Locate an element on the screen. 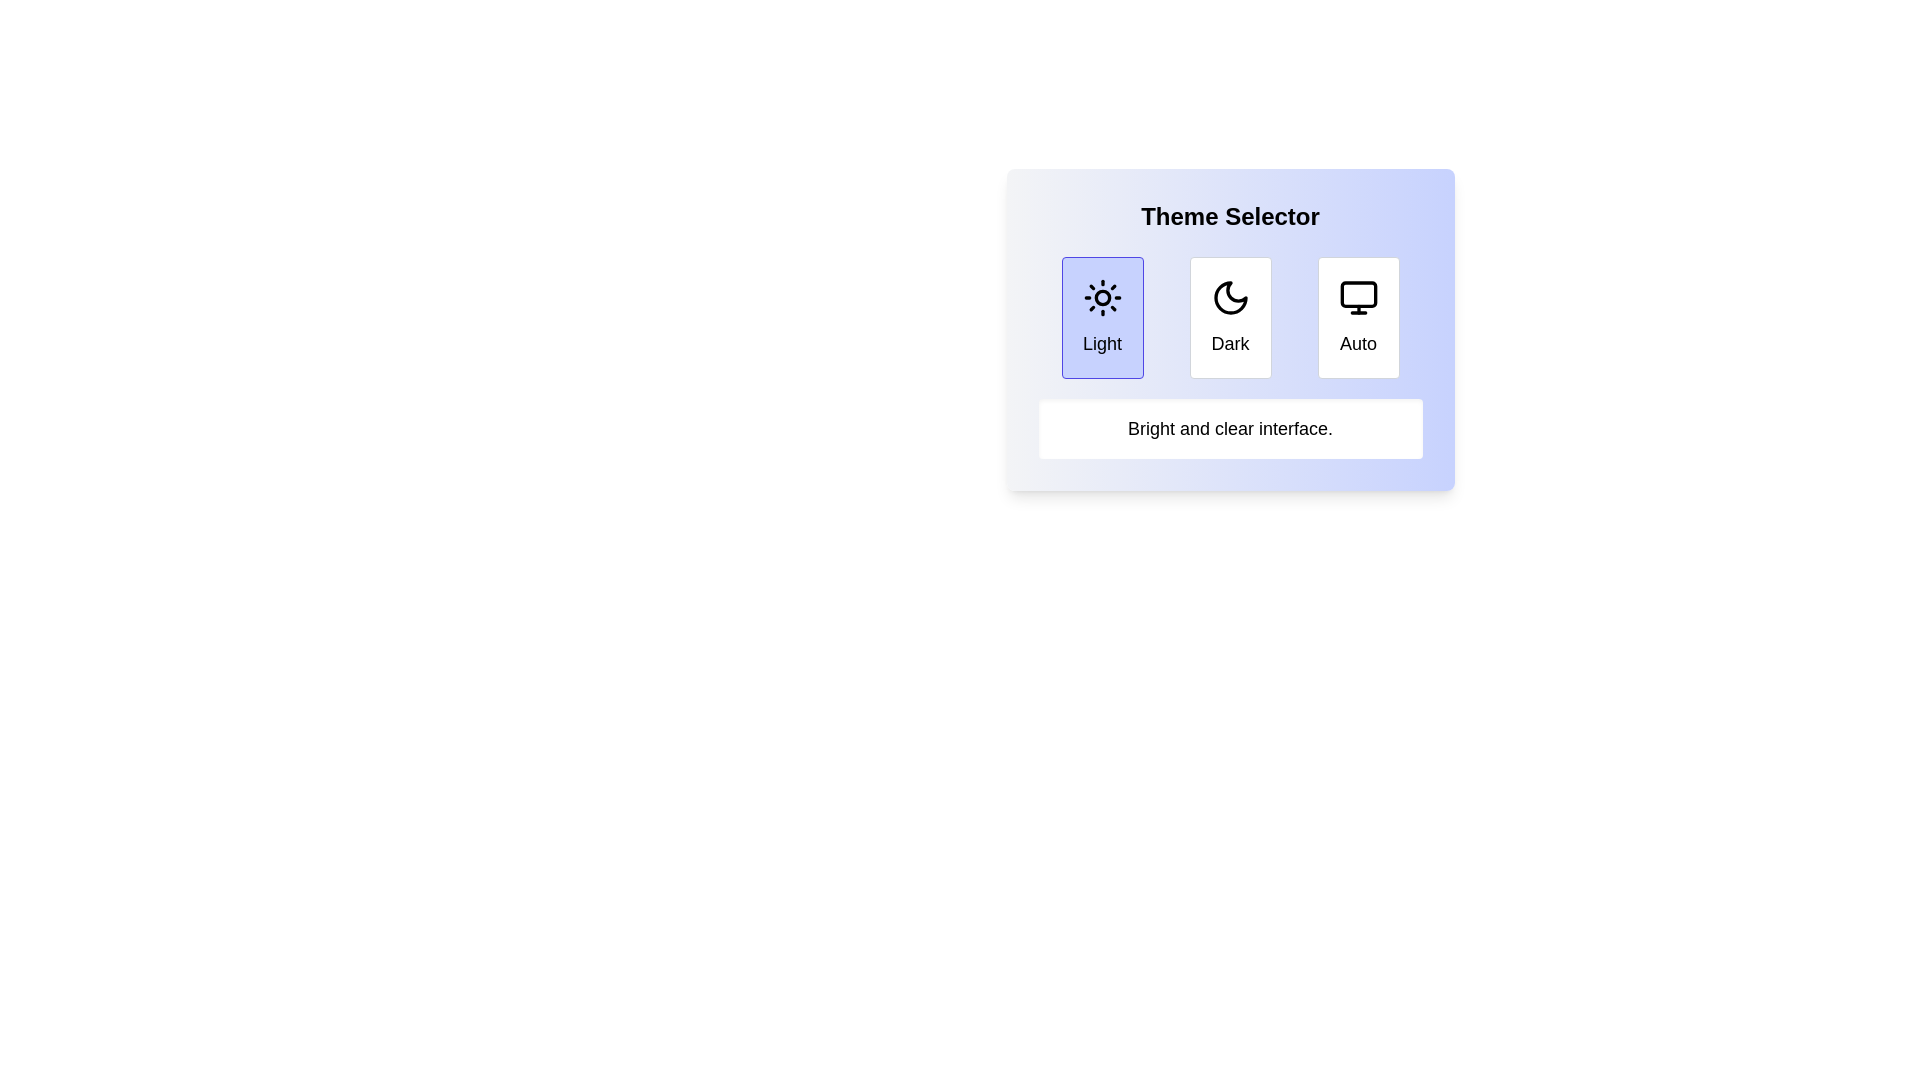 This screenshot has width=1920, height=1080. the theme by clicking on the corresponding button. Use the parameter Auto to specify the theme to select is located at coordinates (1358, 316).